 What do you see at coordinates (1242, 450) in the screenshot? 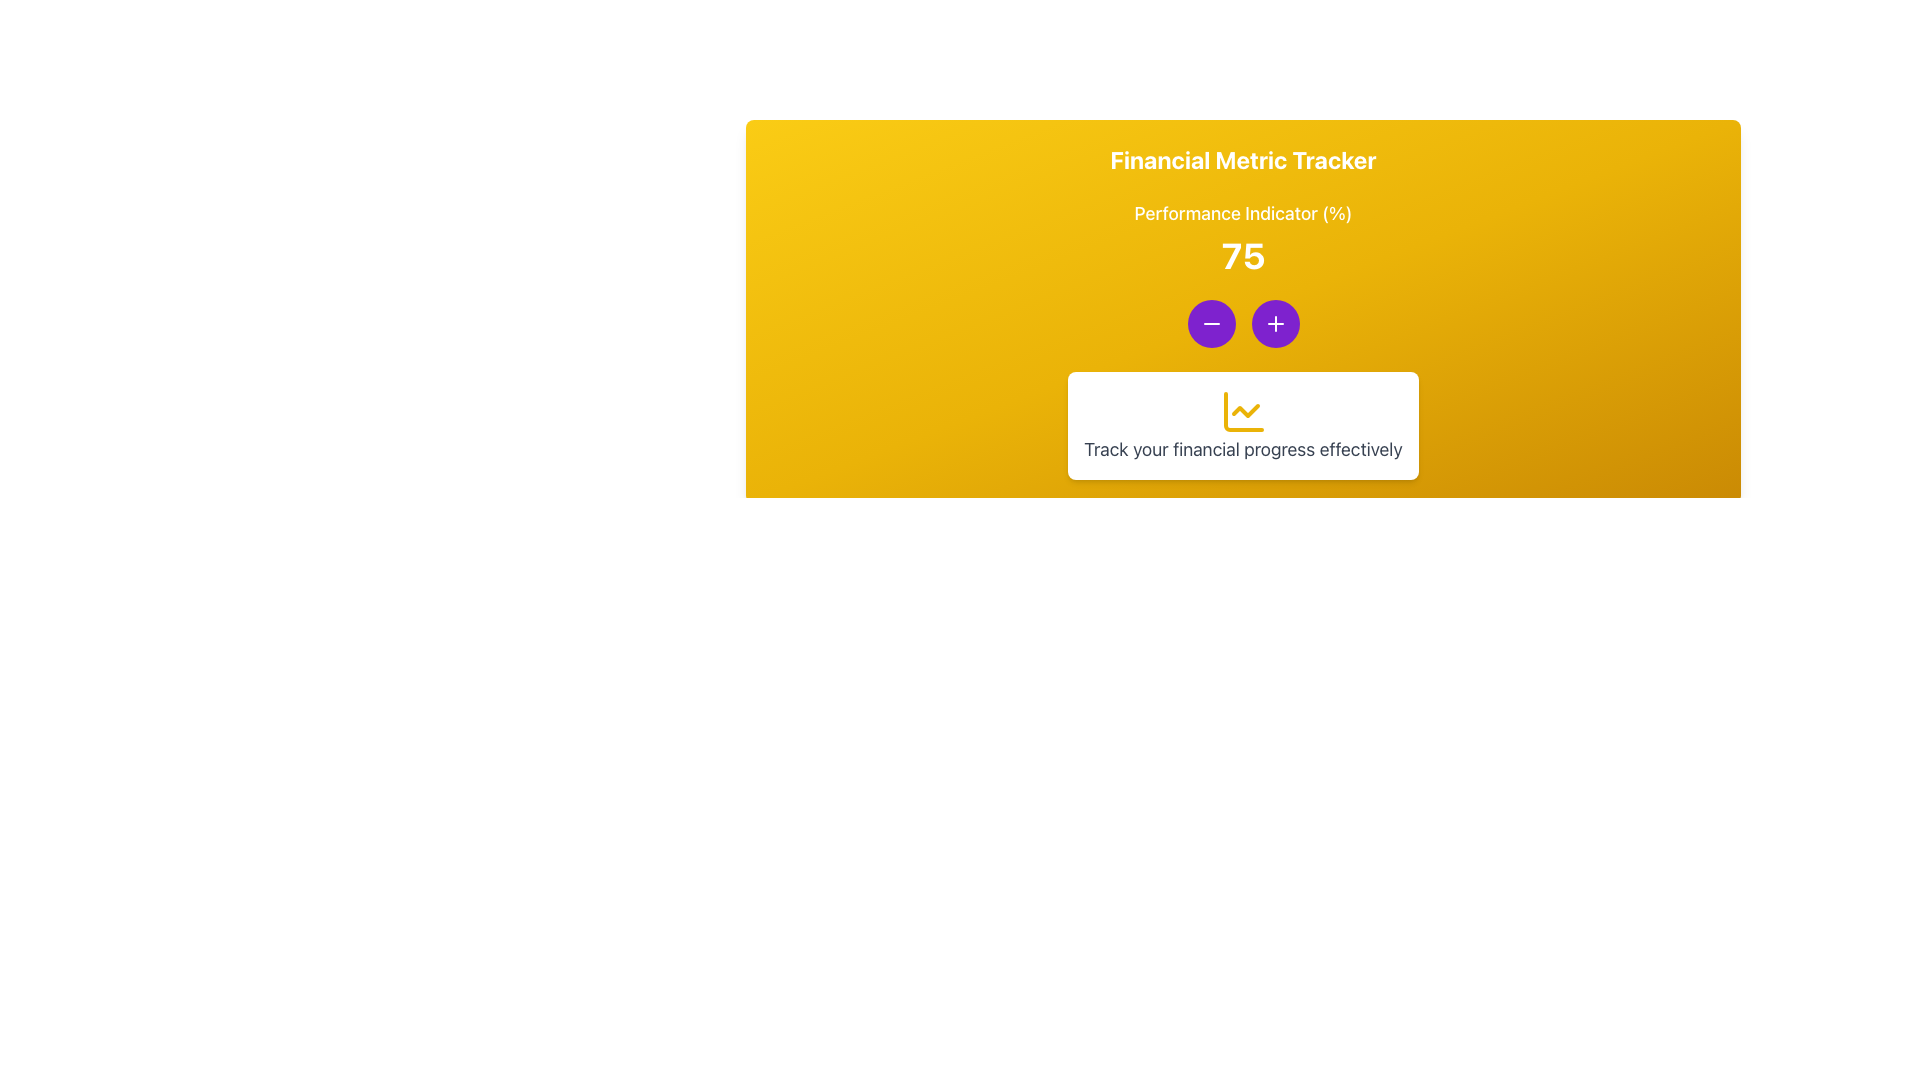
I see `the descriptive label located at the bottom of the white rounded card, which provides context related to tracking financial progress` at bounding box center [1242, 450].